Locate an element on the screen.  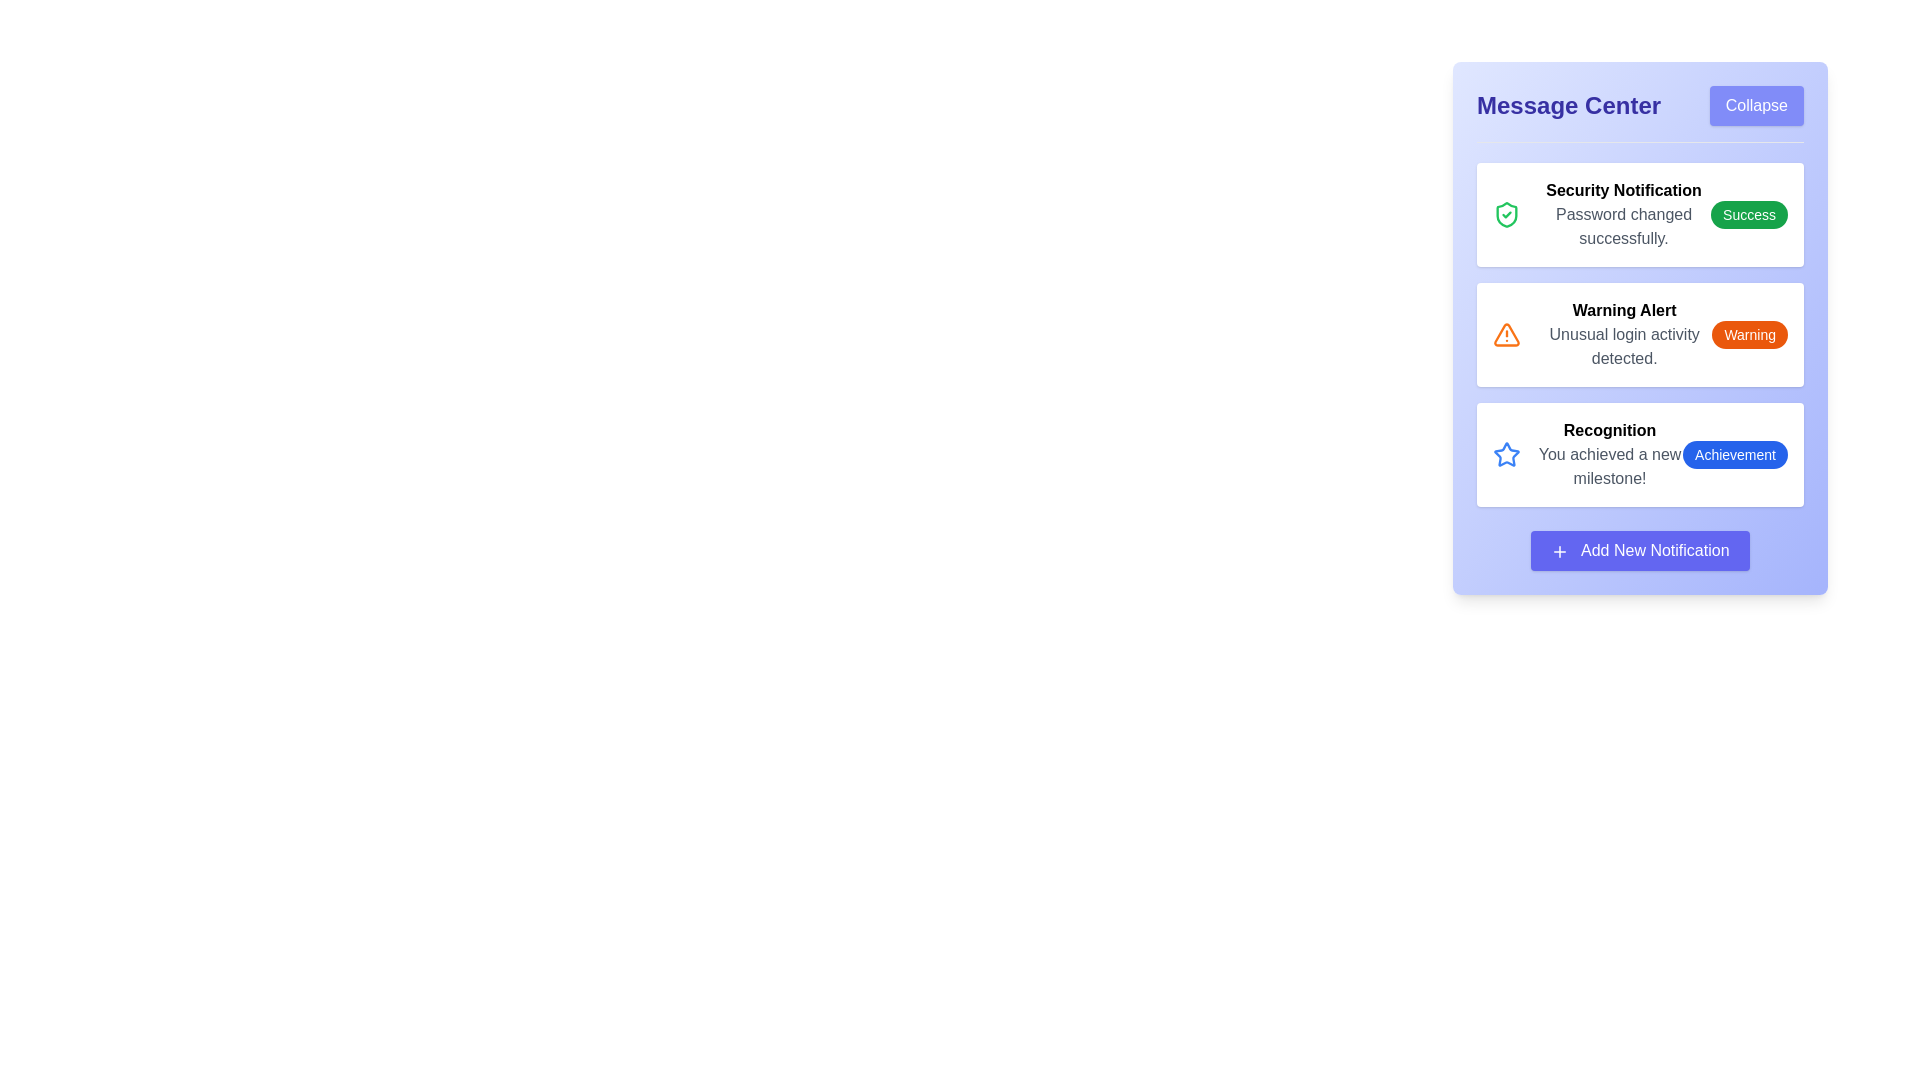
the decorative security icon linked to the password change notification located in the topmost 'Security Notification' entry of the 'Message Center' panel is located at coordinates (1507, 215).